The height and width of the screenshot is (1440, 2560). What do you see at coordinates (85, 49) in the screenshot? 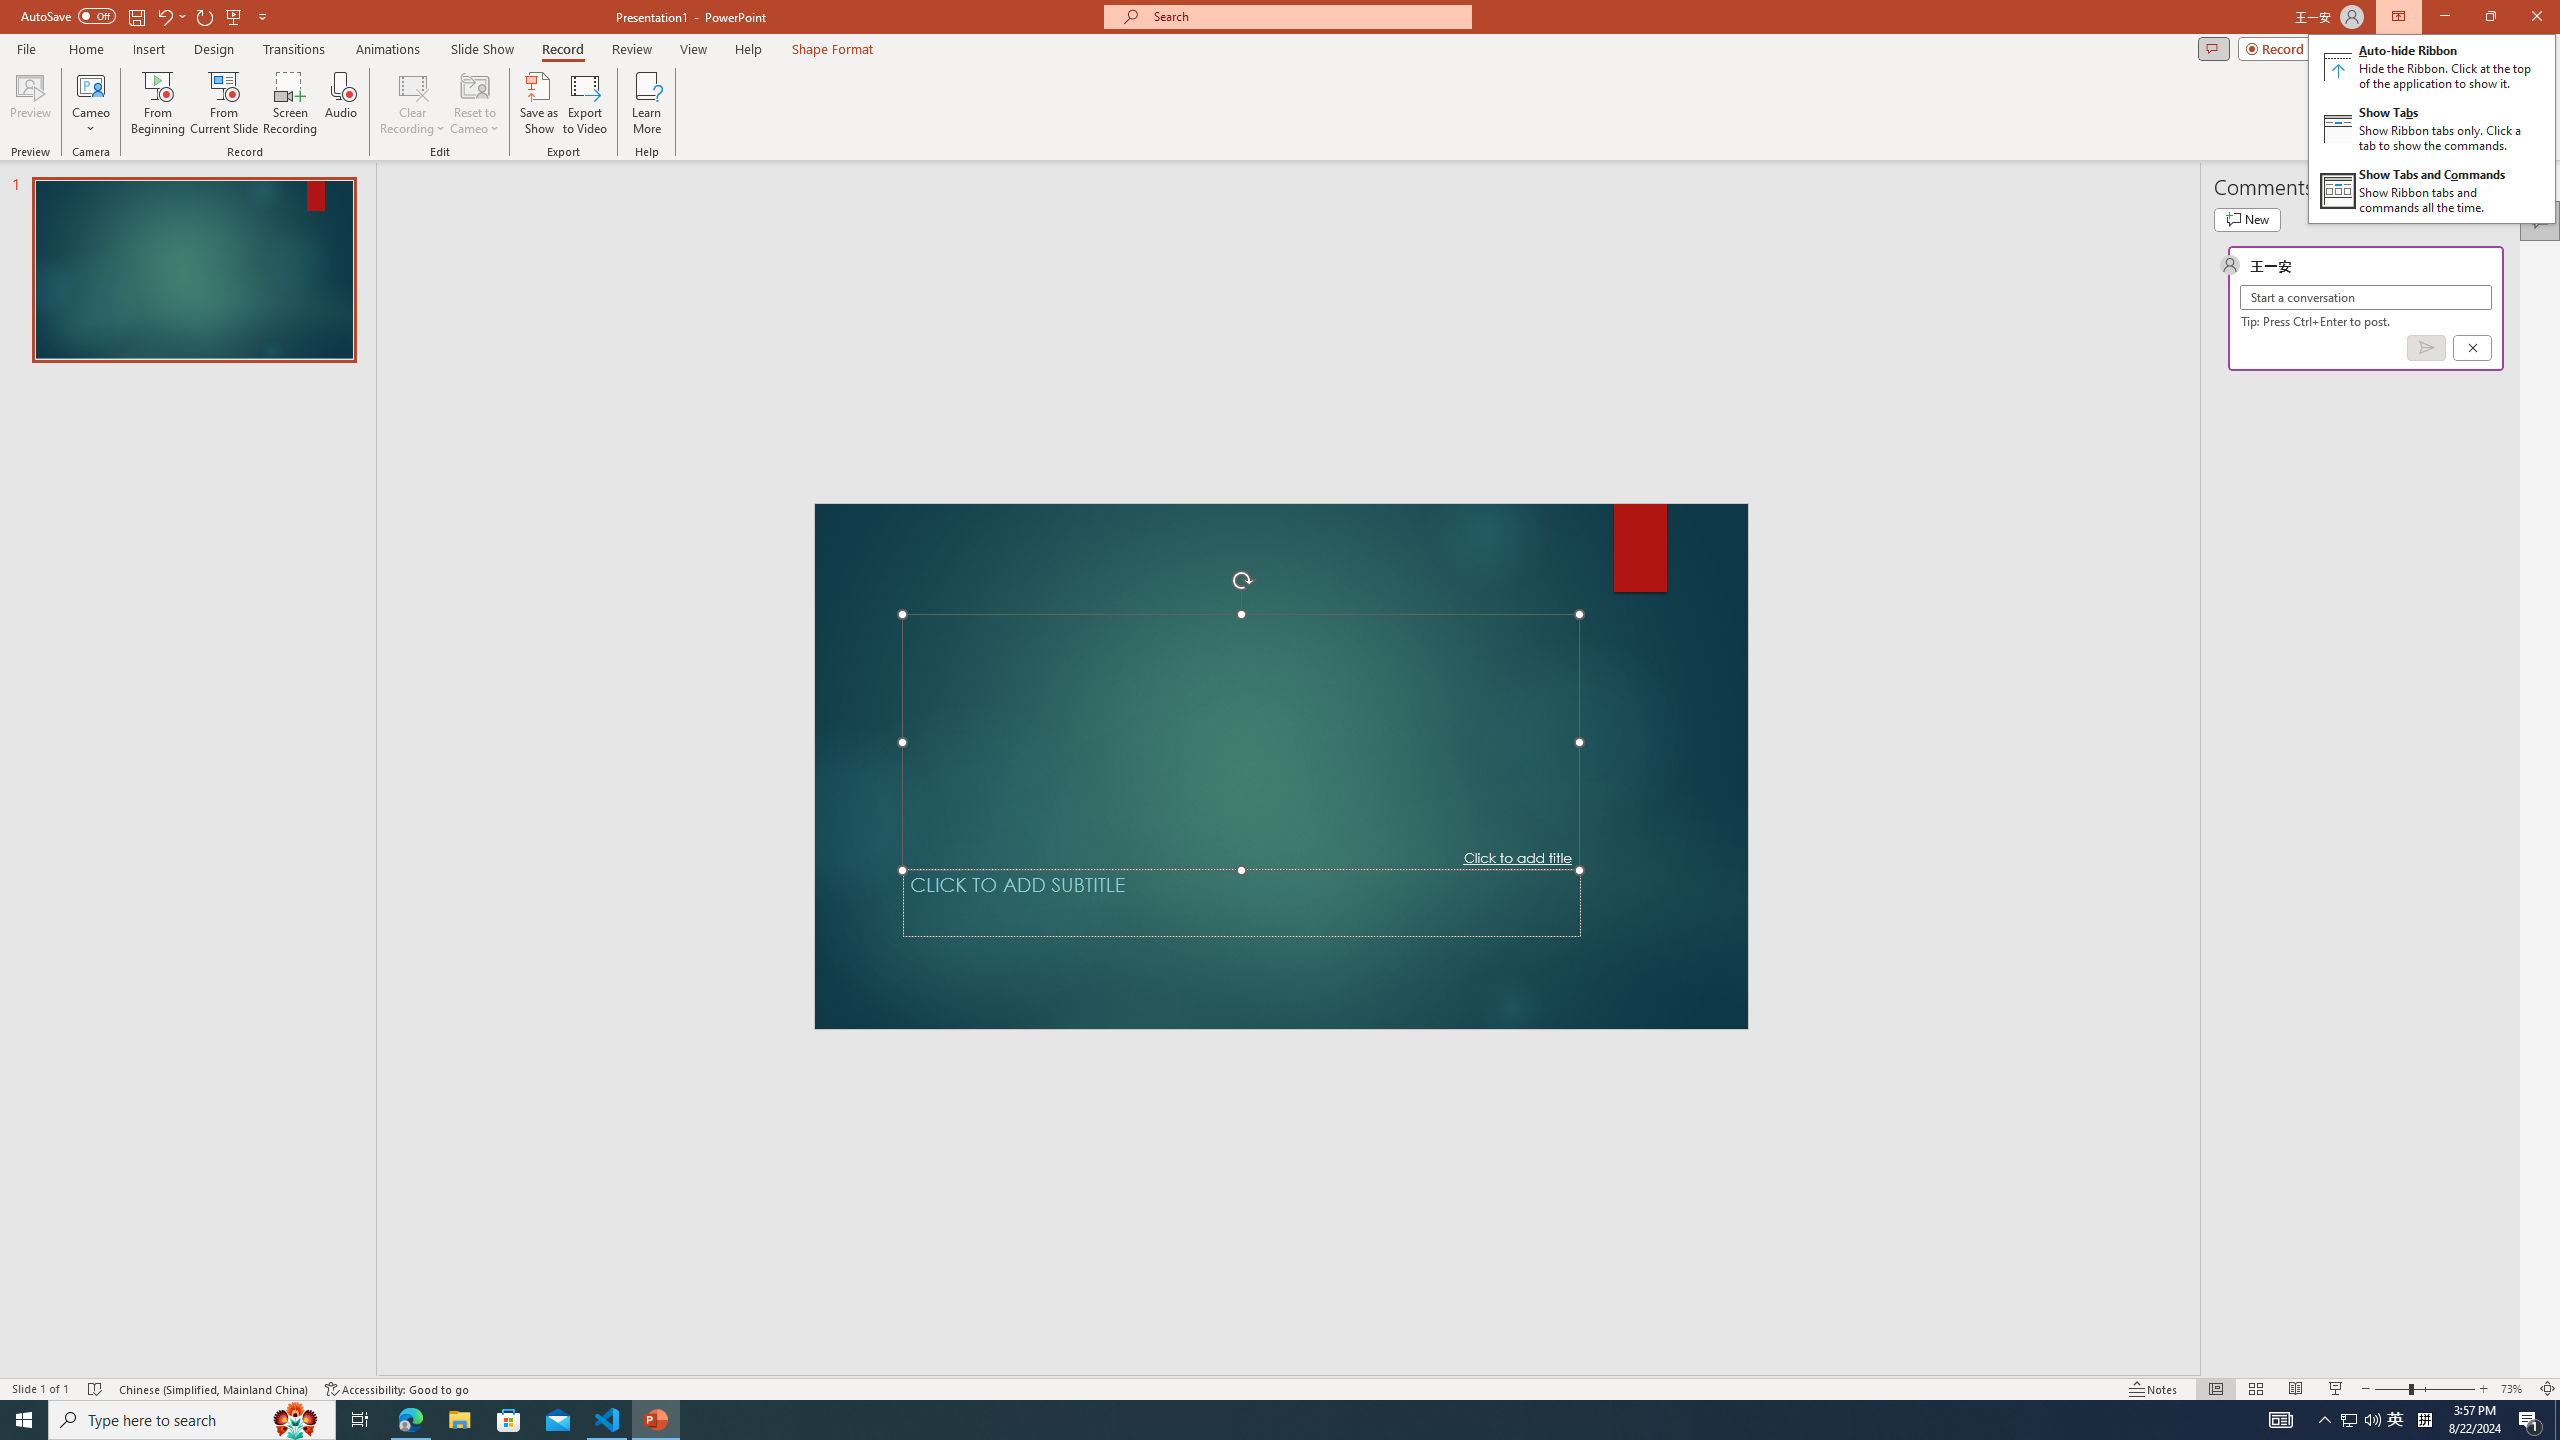
I see `'Home'` at bounding box center [85, 49].